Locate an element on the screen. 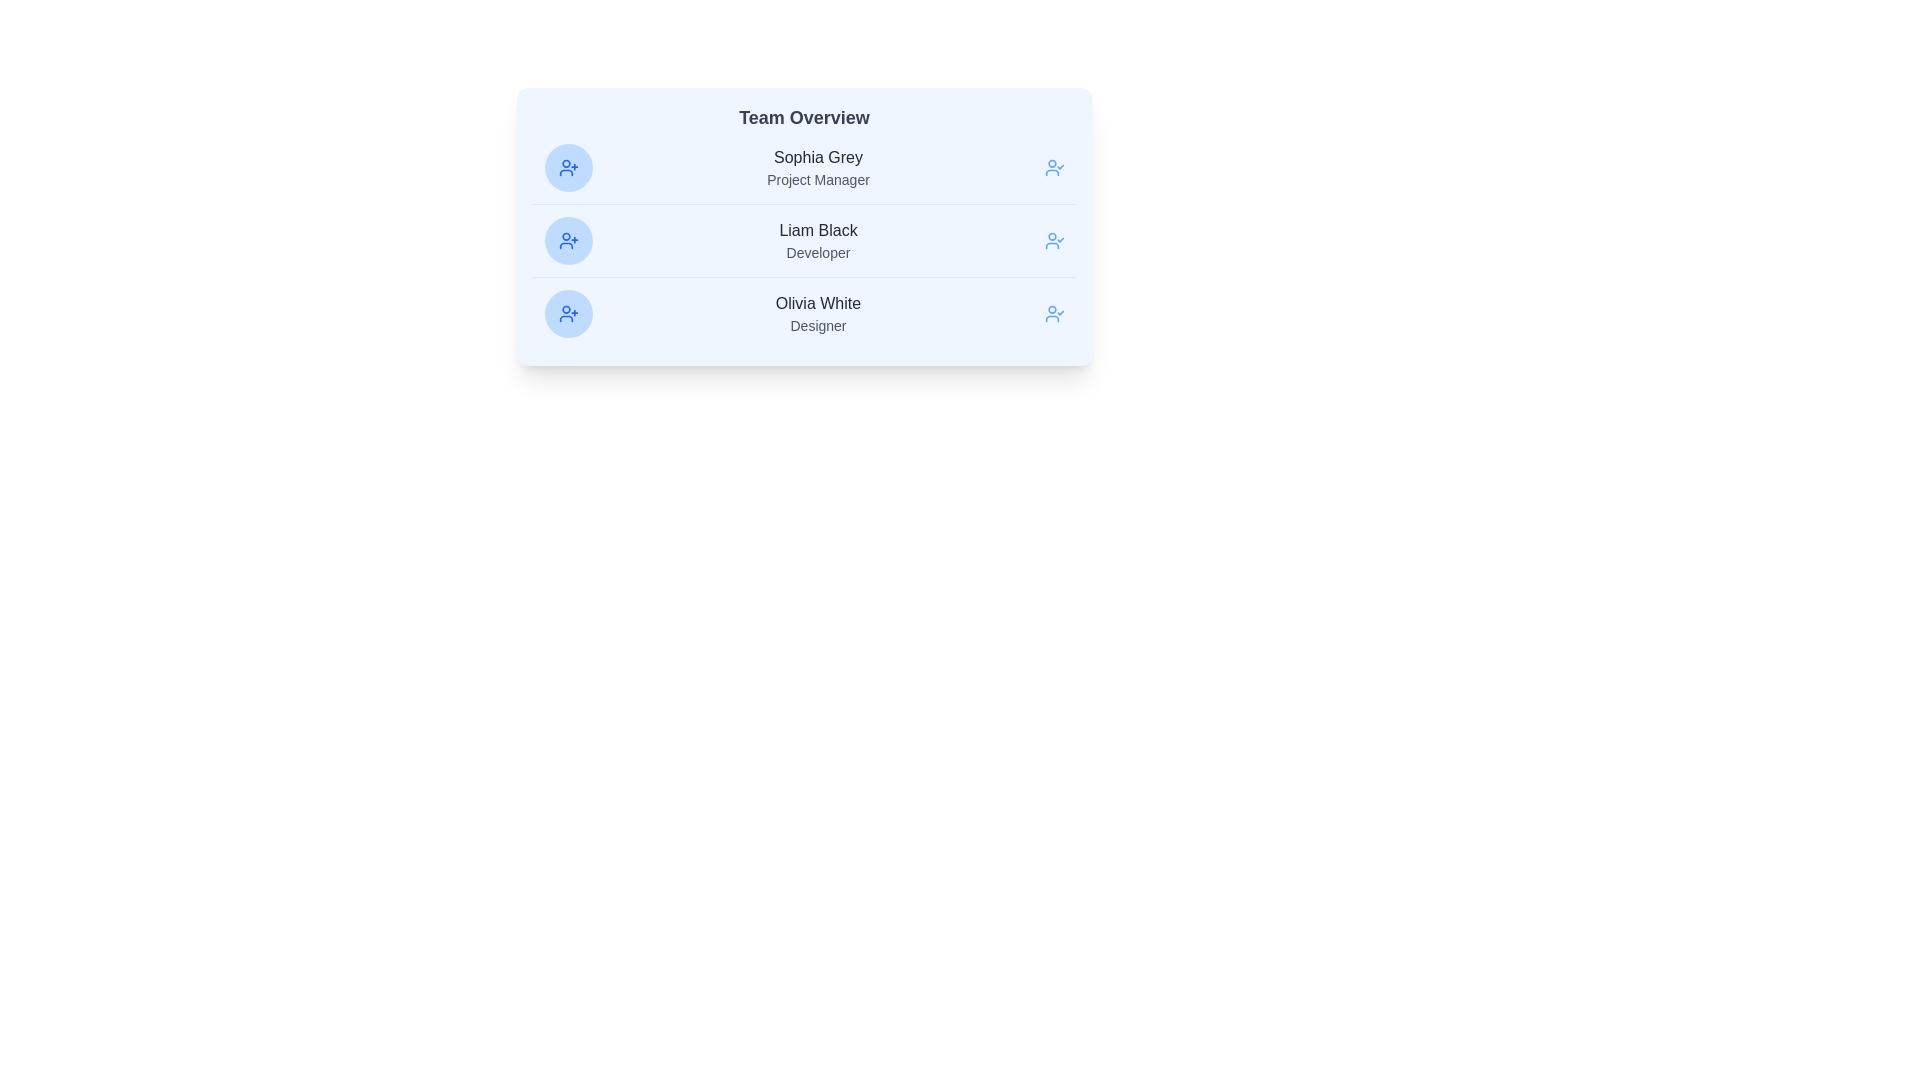  the user profile text display located in the third entry of the 'Team Overview' card, which identifies an individual within the team context is located at coordinates (818, 313).